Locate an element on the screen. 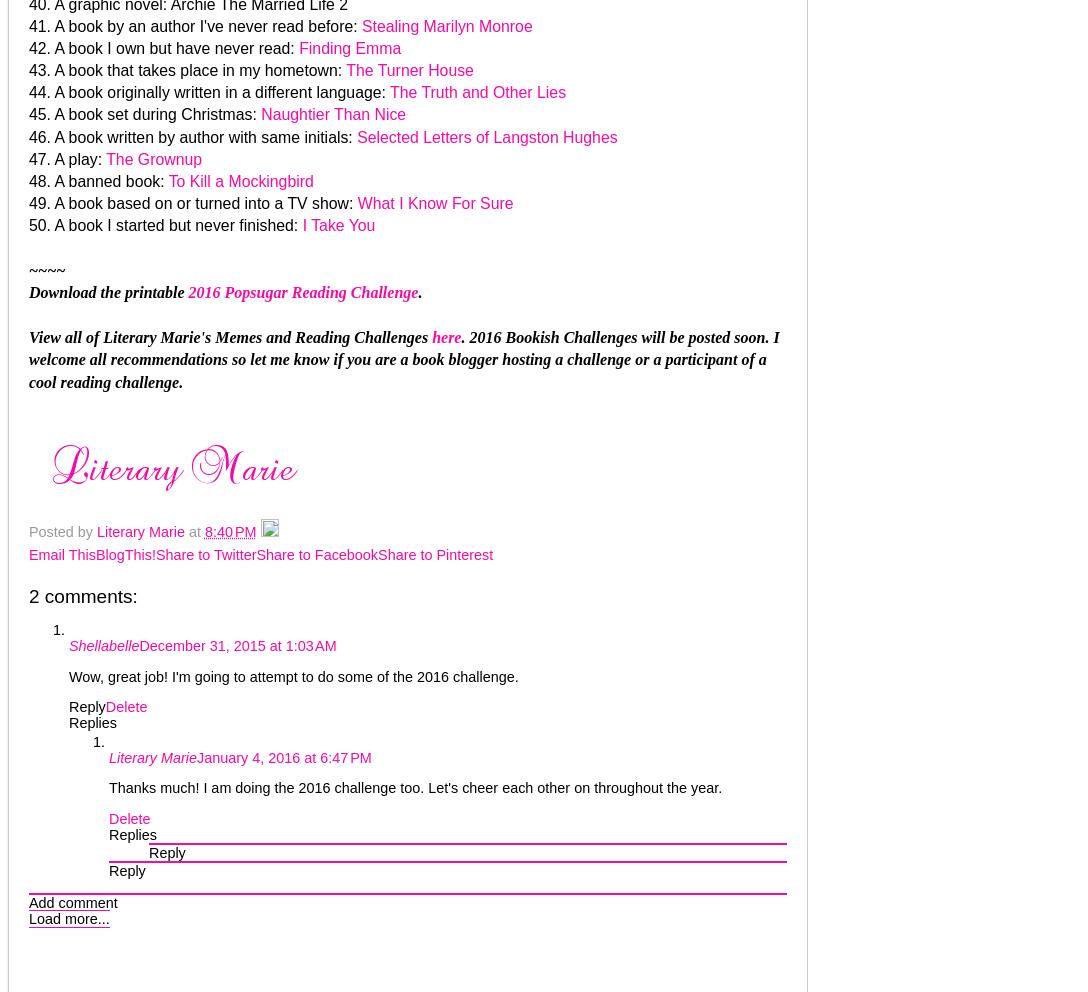  '8:40 PM' is located at coordinates (229, 530).